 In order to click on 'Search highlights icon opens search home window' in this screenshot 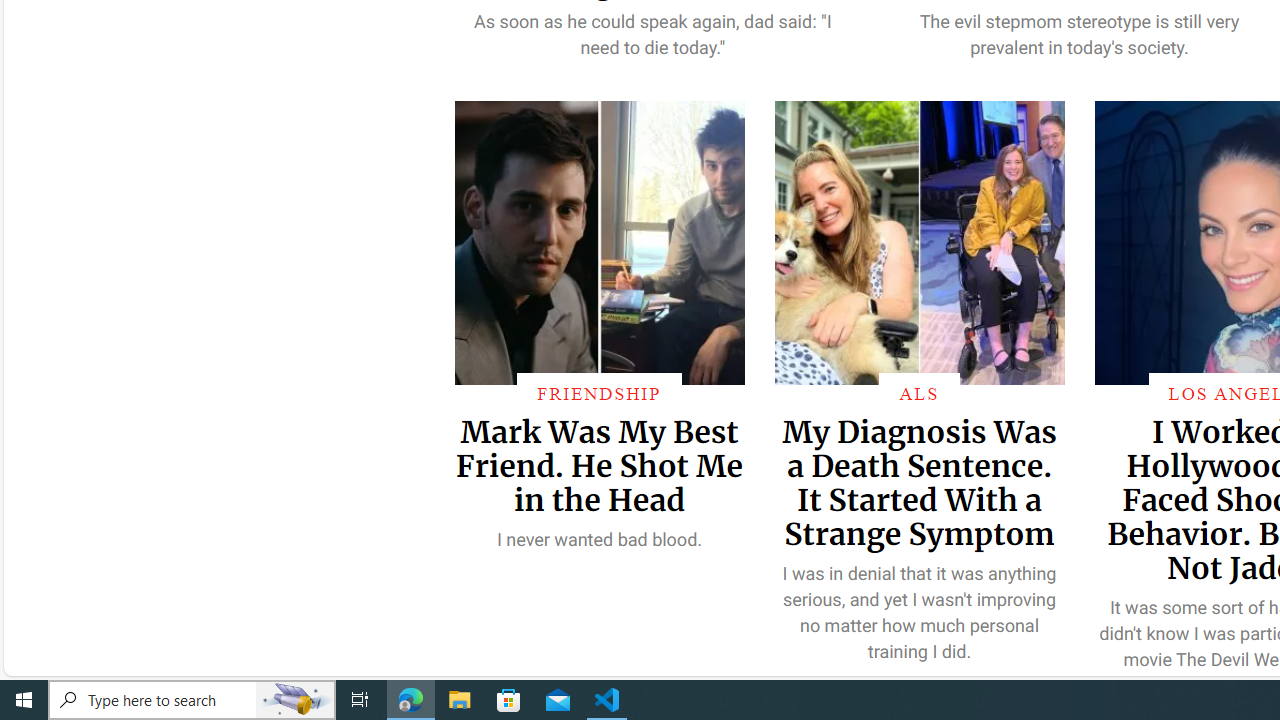, I will do `click(294, 698)`.